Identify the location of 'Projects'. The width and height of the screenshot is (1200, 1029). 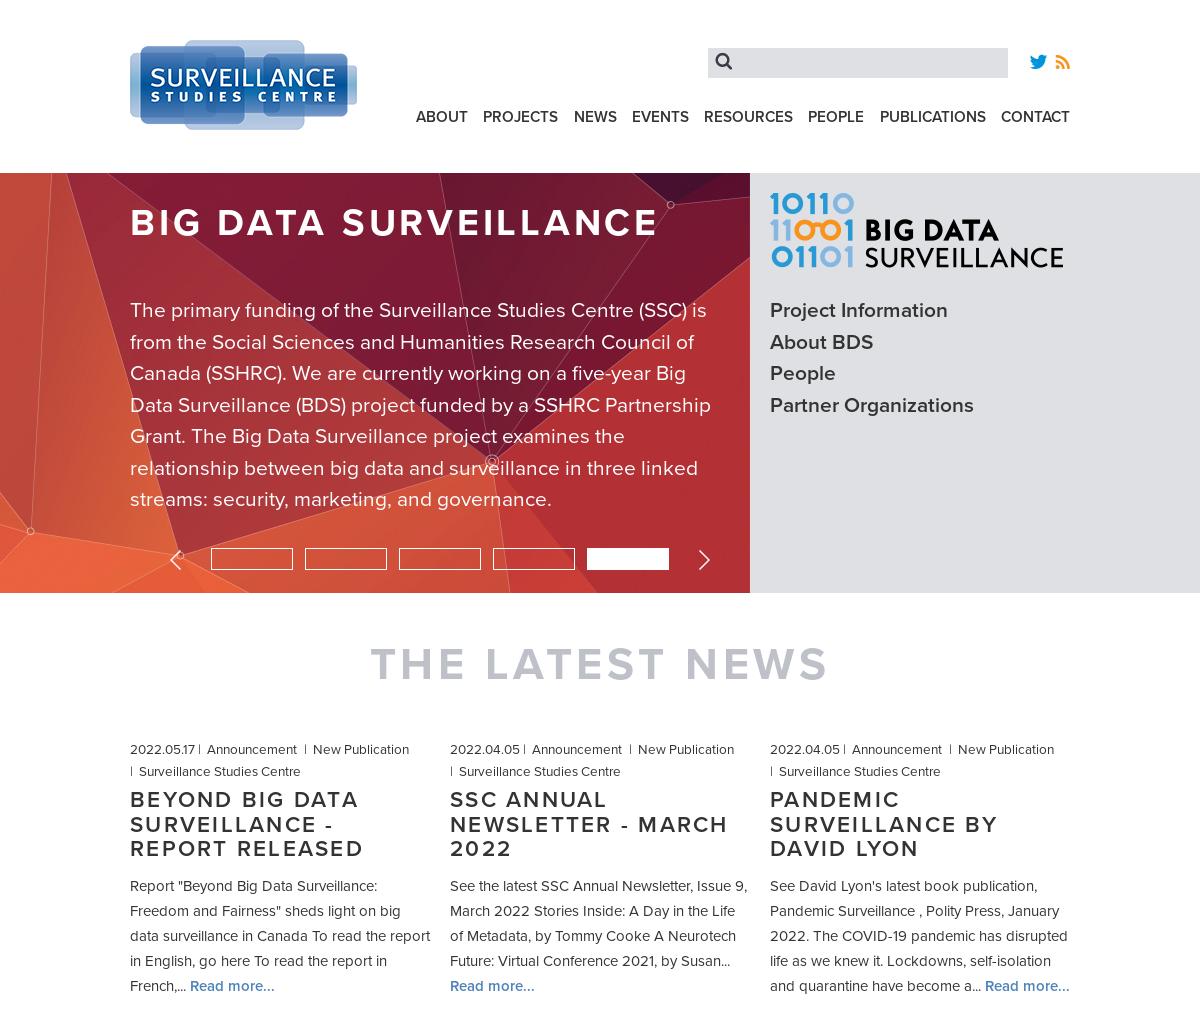
(519, 115).